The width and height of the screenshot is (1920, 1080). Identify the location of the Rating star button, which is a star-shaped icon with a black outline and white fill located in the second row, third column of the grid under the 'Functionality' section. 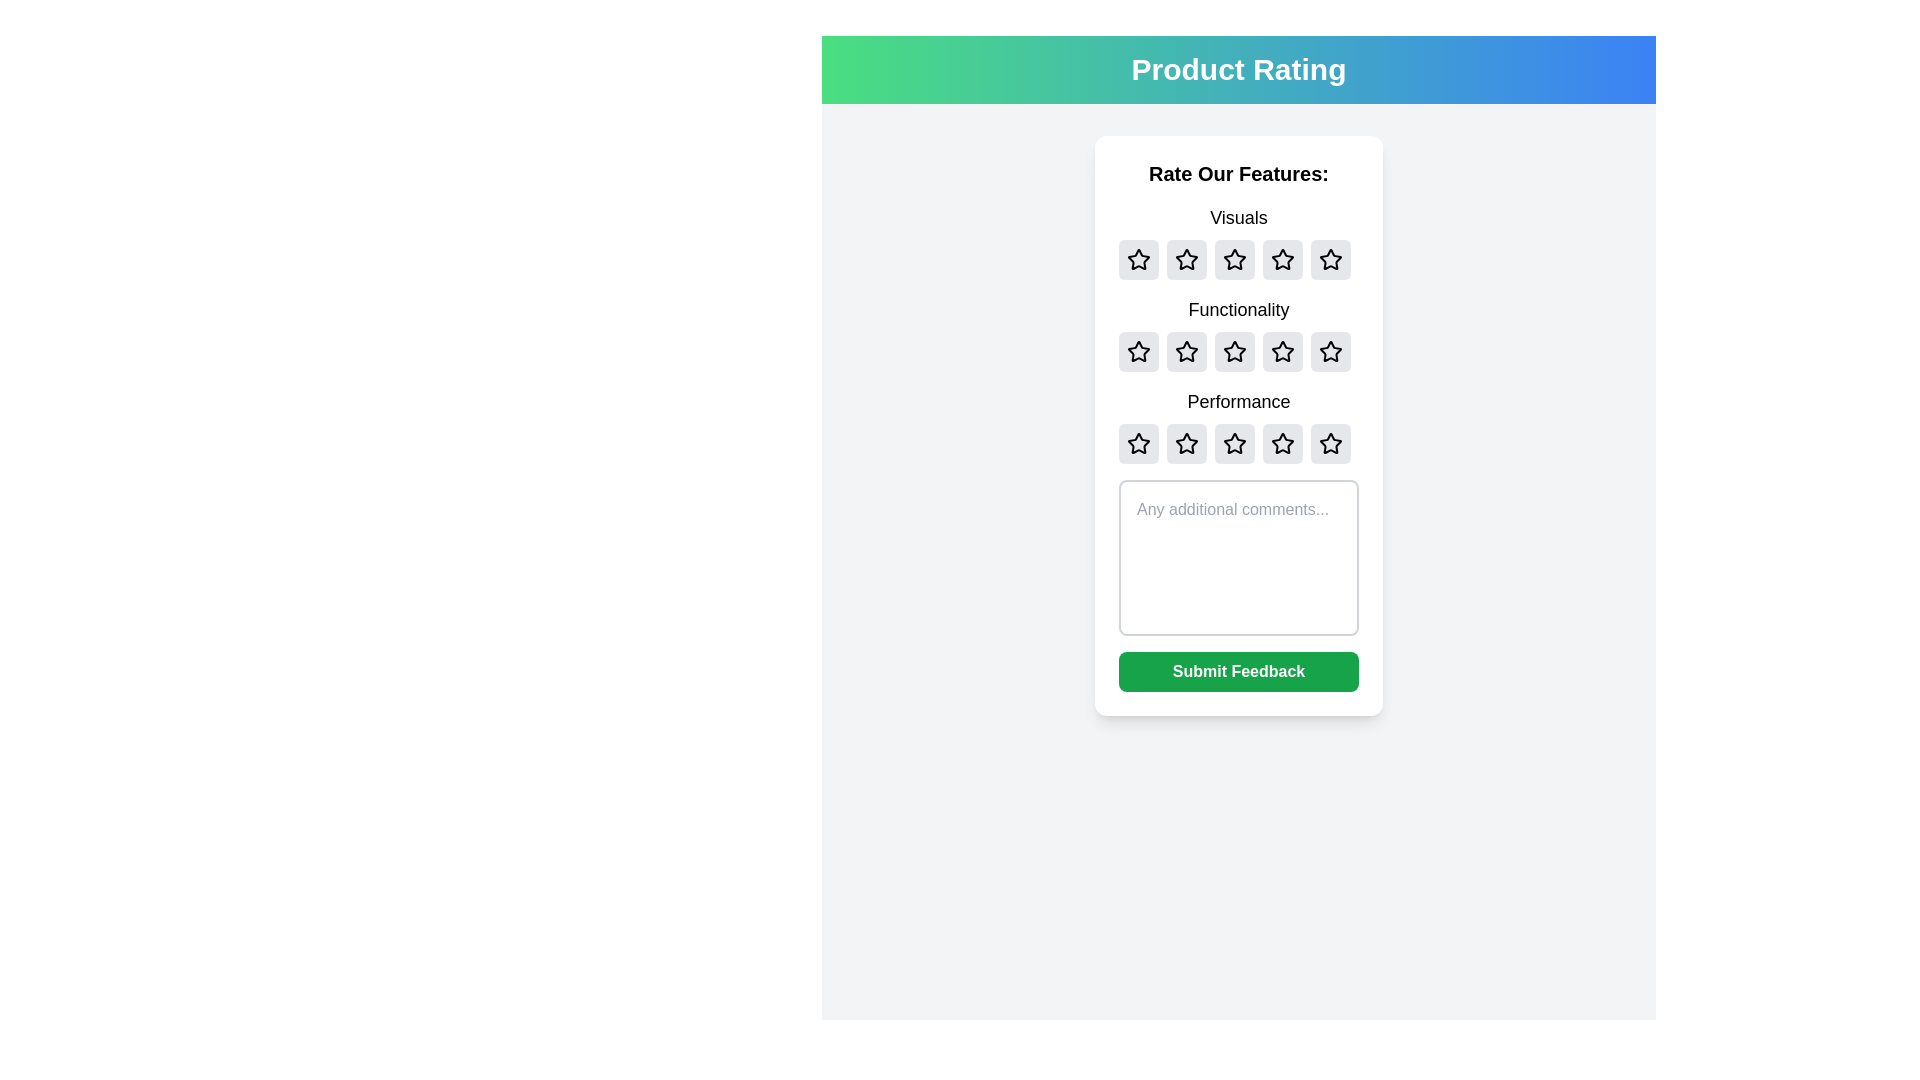
(1233, 350).